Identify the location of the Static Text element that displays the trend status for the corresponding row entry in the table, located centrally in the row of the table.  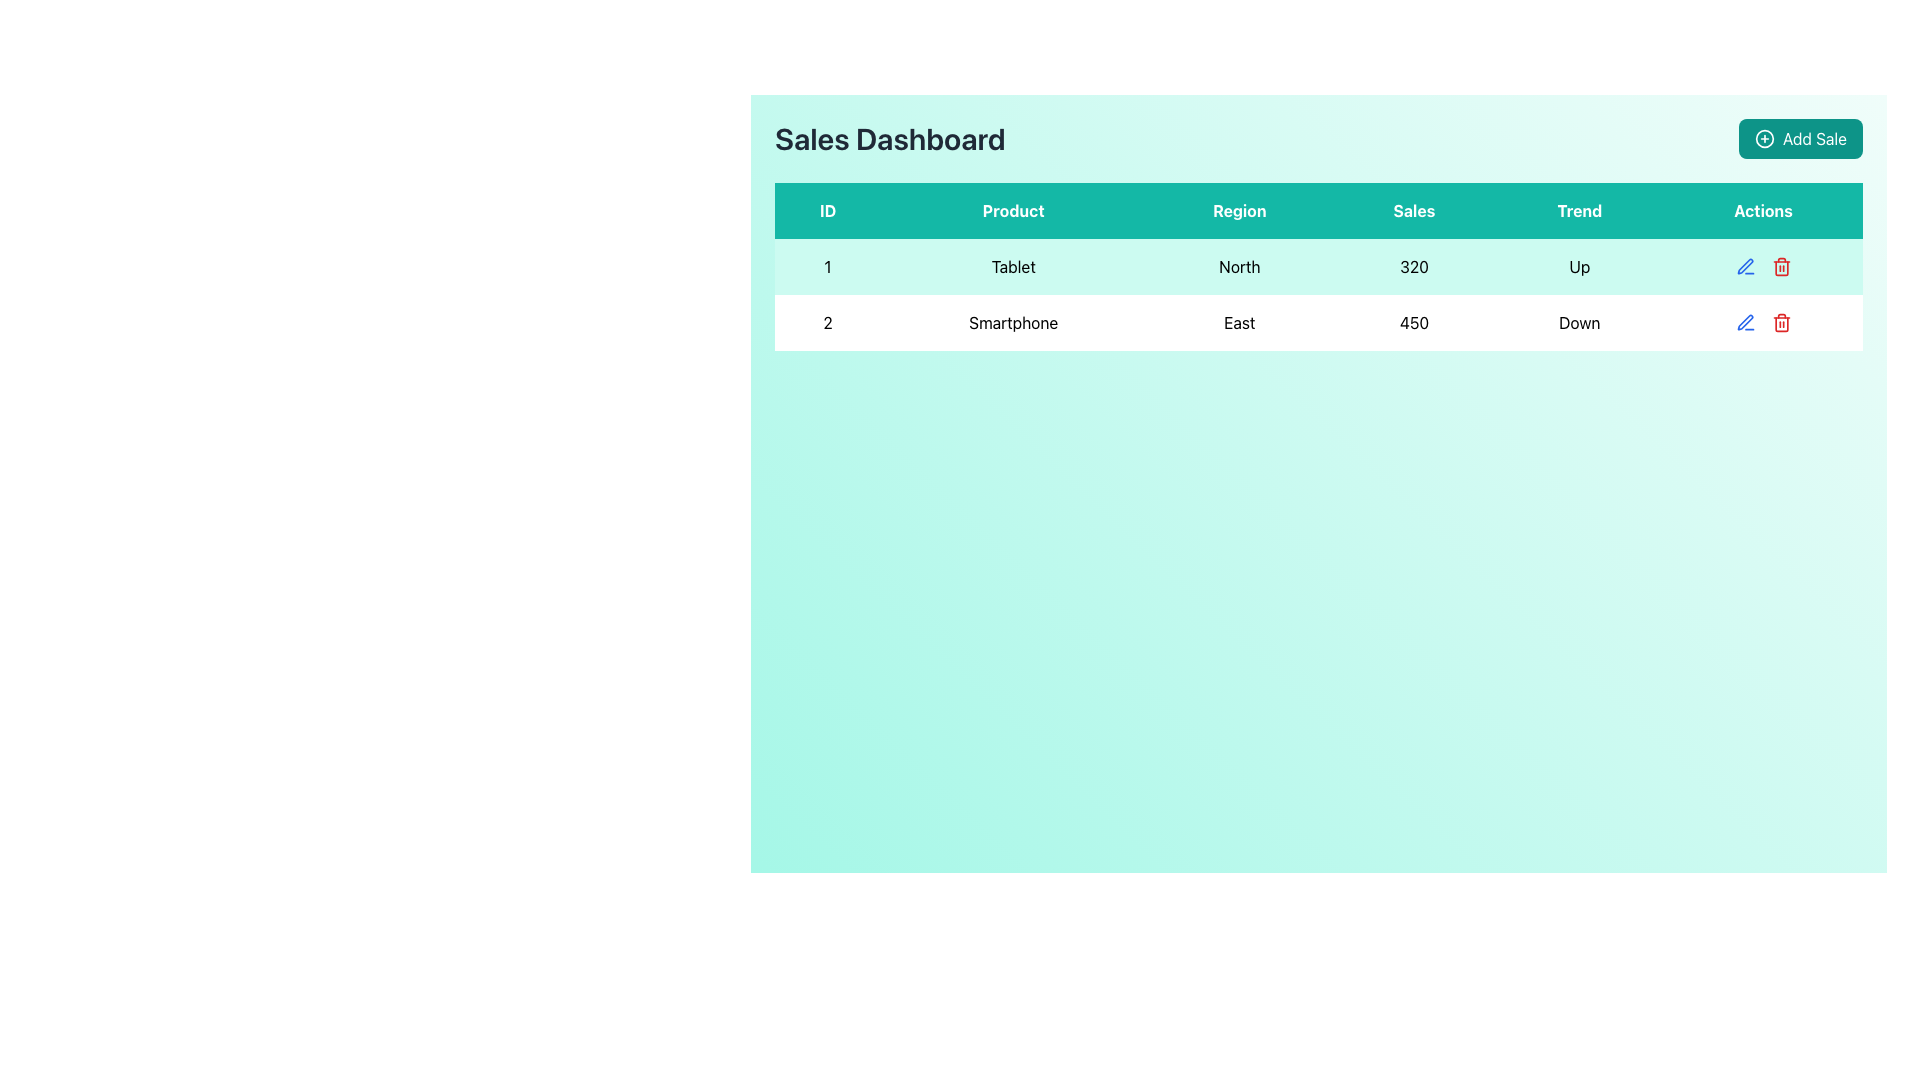
(1578, 322).